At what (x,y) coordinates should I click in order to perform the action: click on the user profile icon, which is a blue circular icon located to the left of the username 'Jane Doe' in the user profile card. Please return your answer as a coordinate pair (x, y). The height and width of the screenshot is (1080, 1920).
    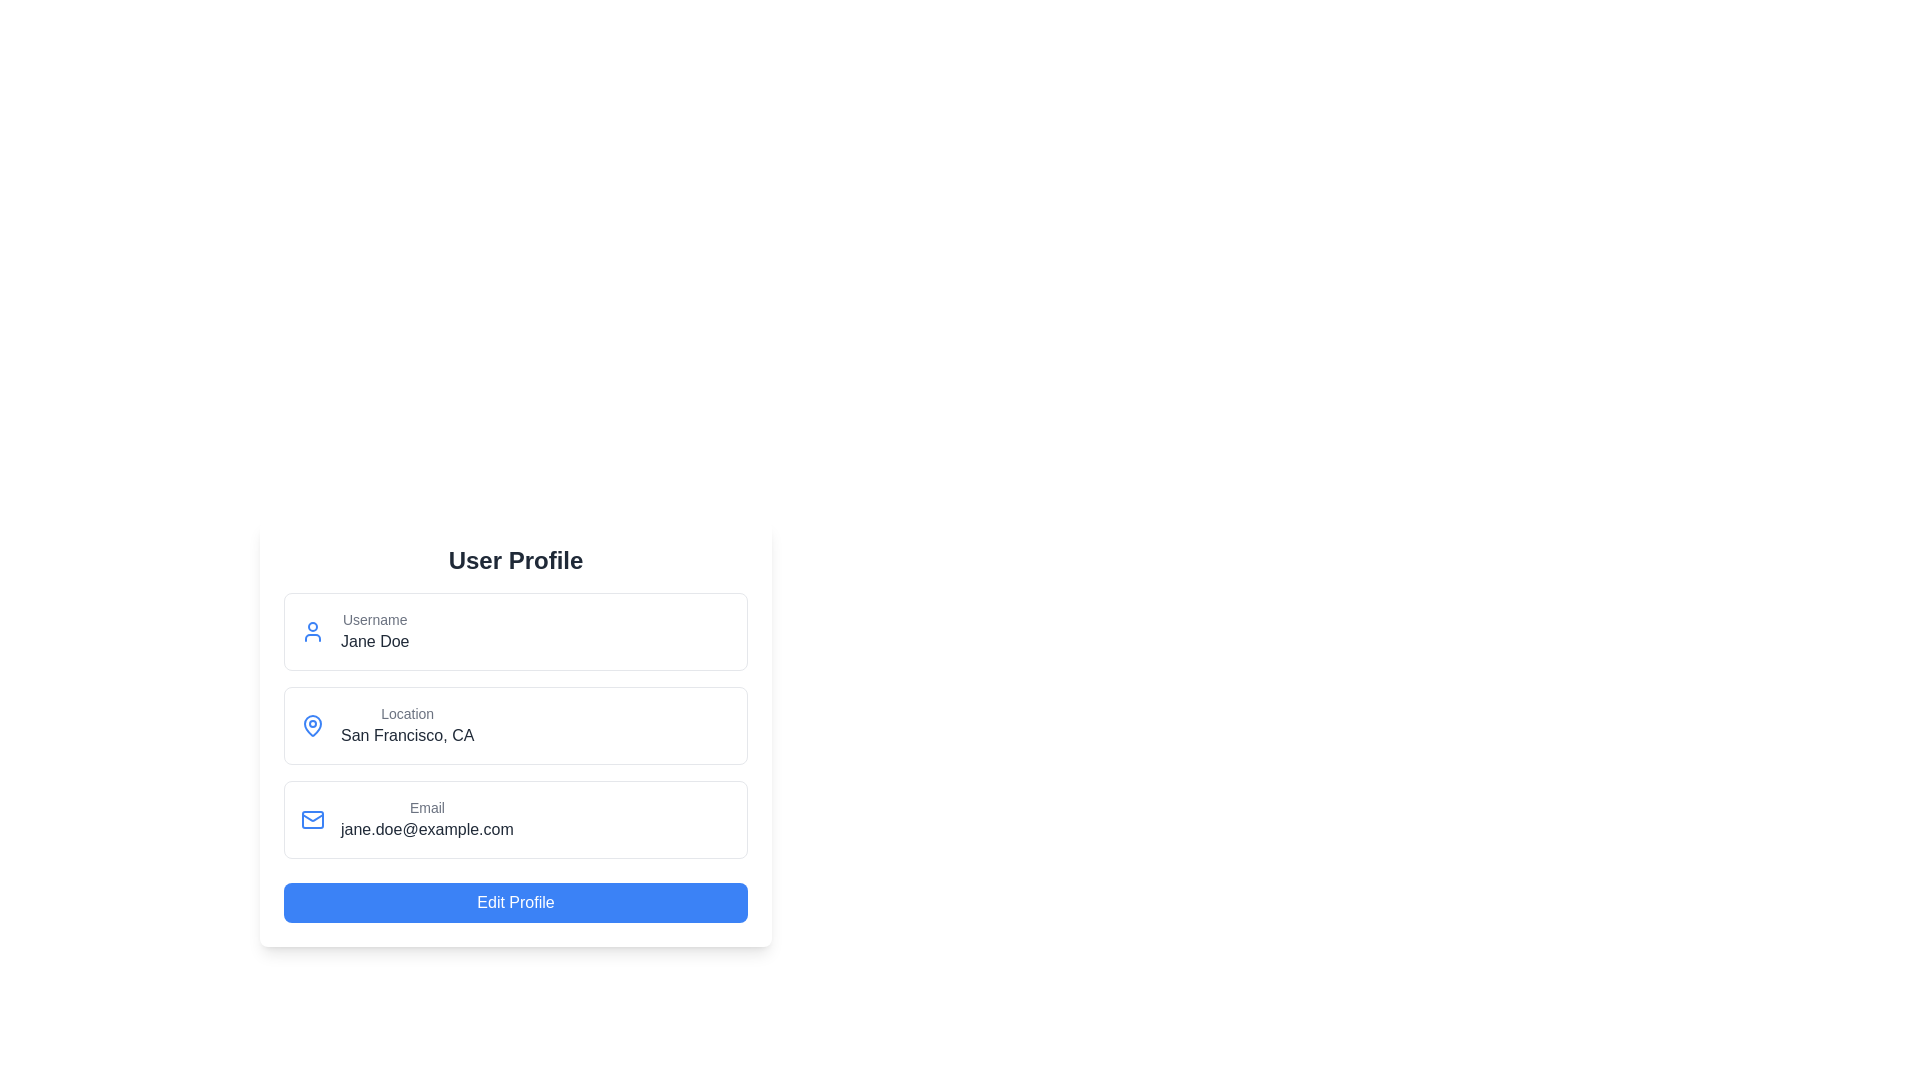
    Looking at the image, I should click on (311, 632).